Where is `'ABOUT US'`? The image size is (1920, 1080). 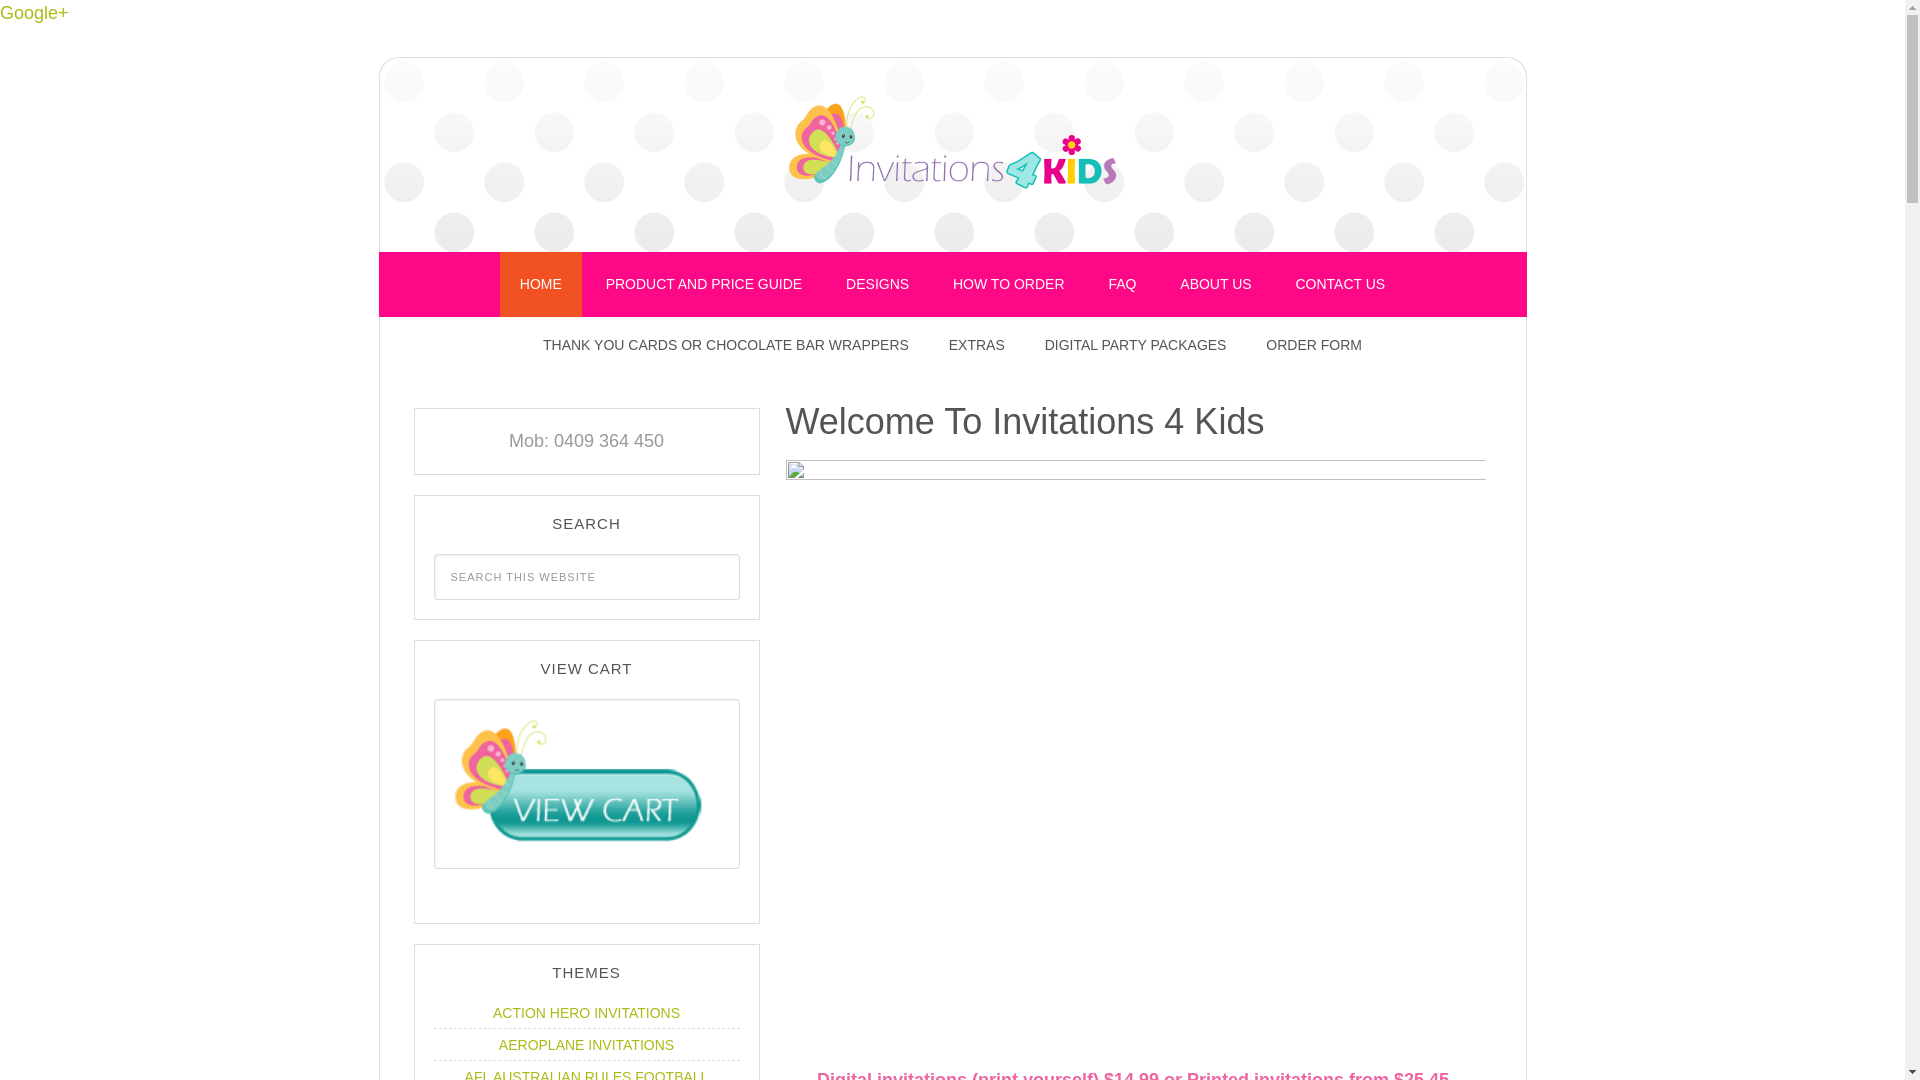
'ABOUT US' is located at coordinates (1214, 284).